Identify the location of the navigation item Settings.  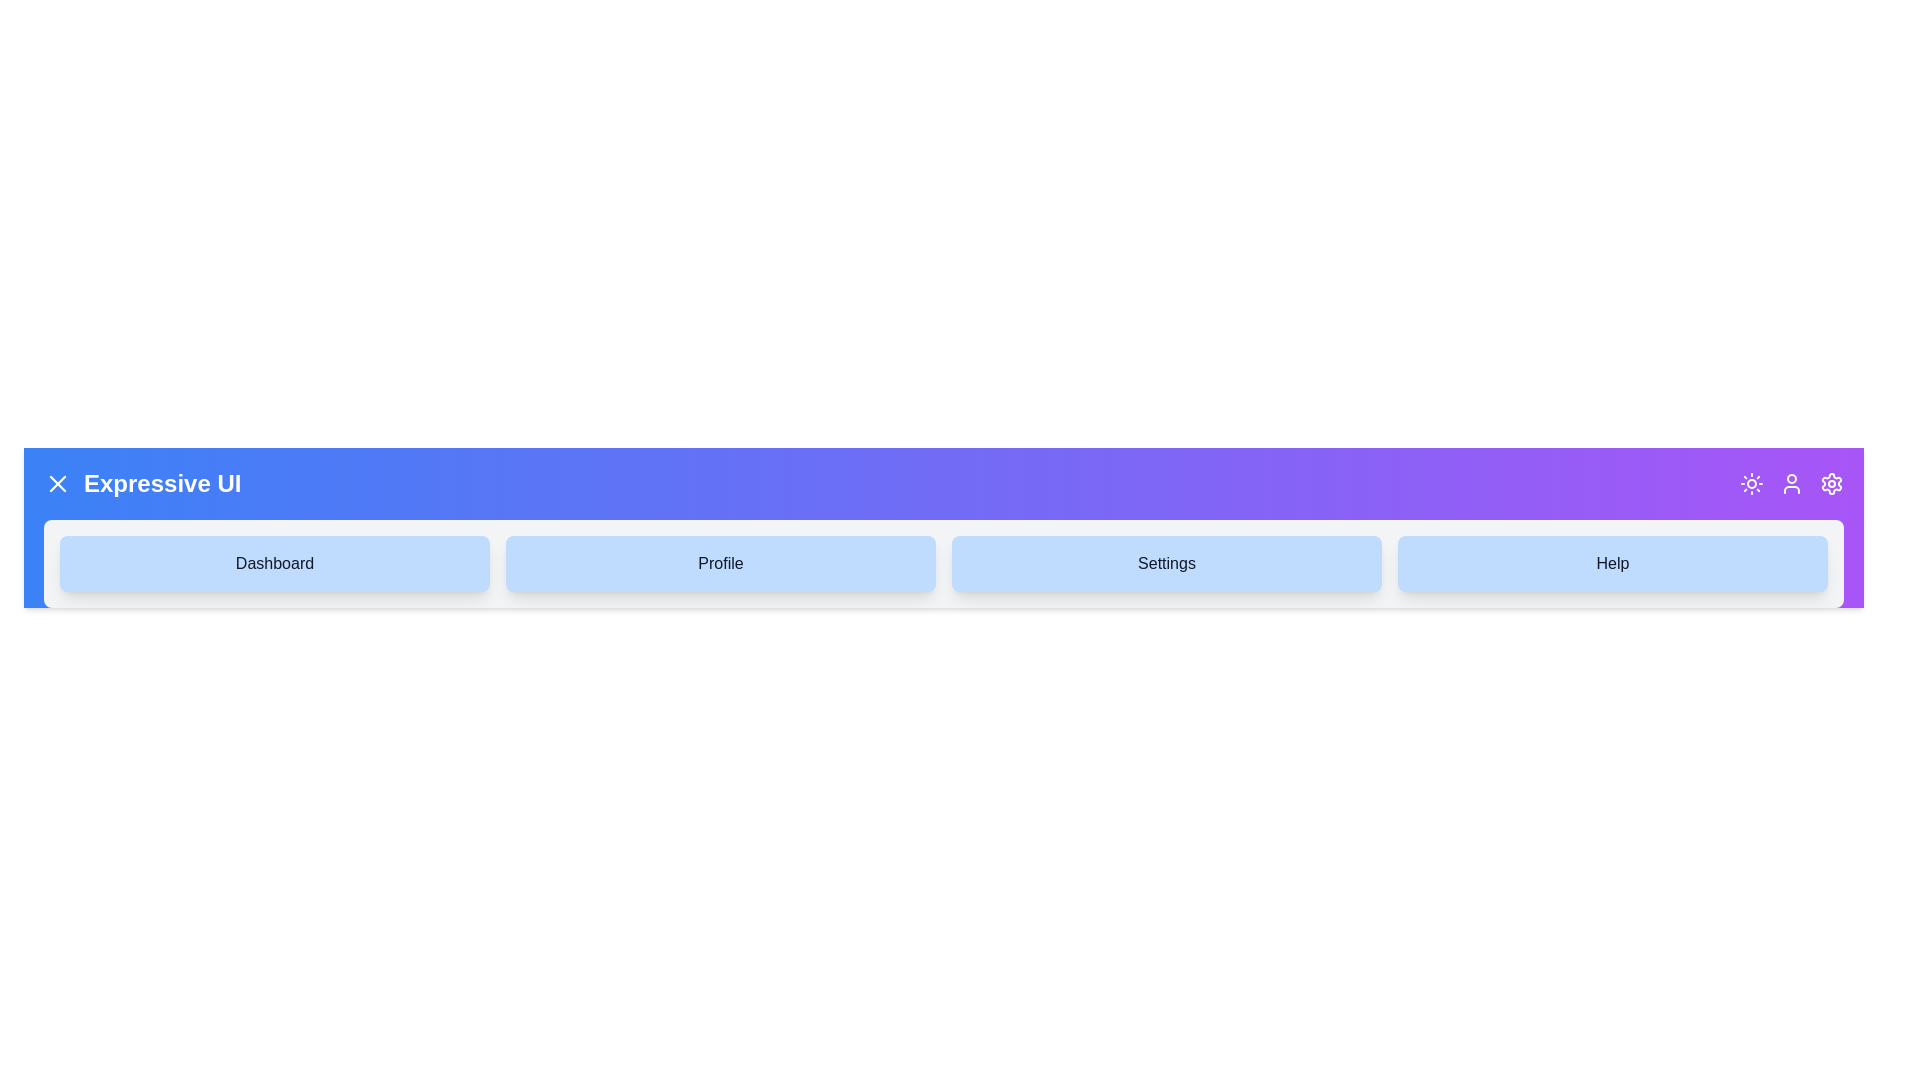
(1166, 563).